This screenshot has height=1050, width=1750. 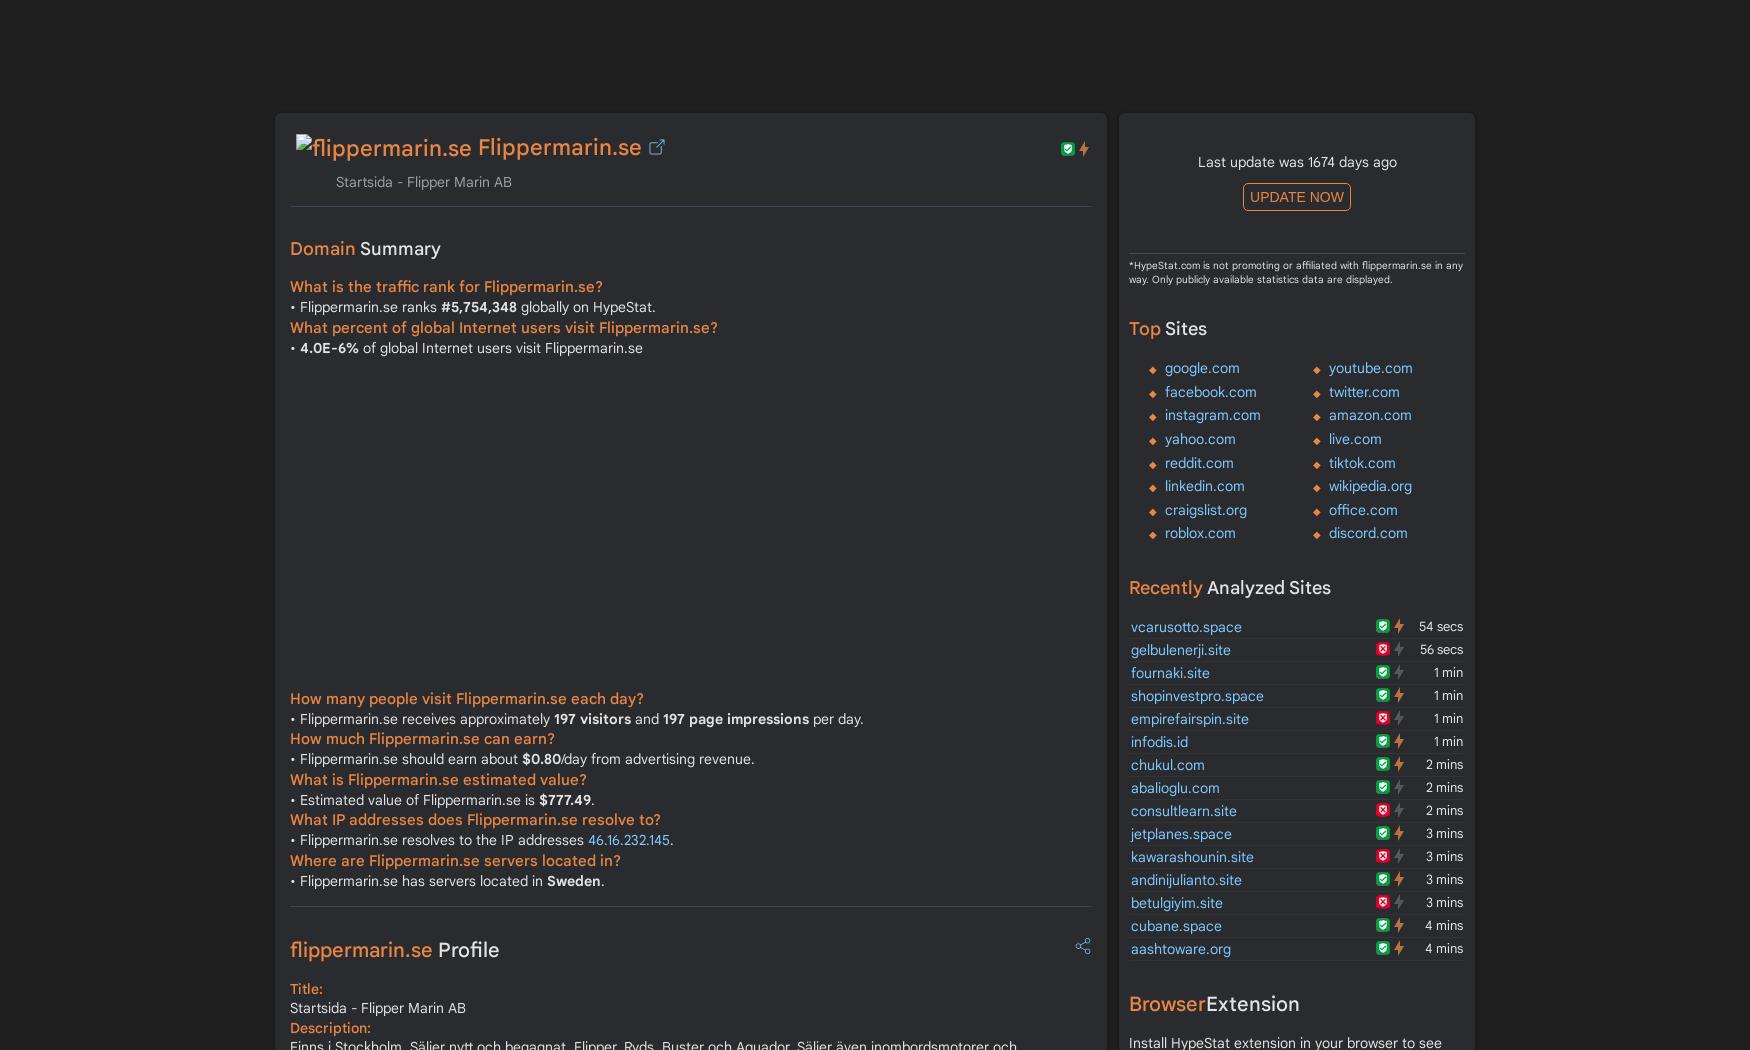 What do you see at coordinates (302, 981) in the screenshot?
I see `'SOA'` at bounding box center [302, 981].